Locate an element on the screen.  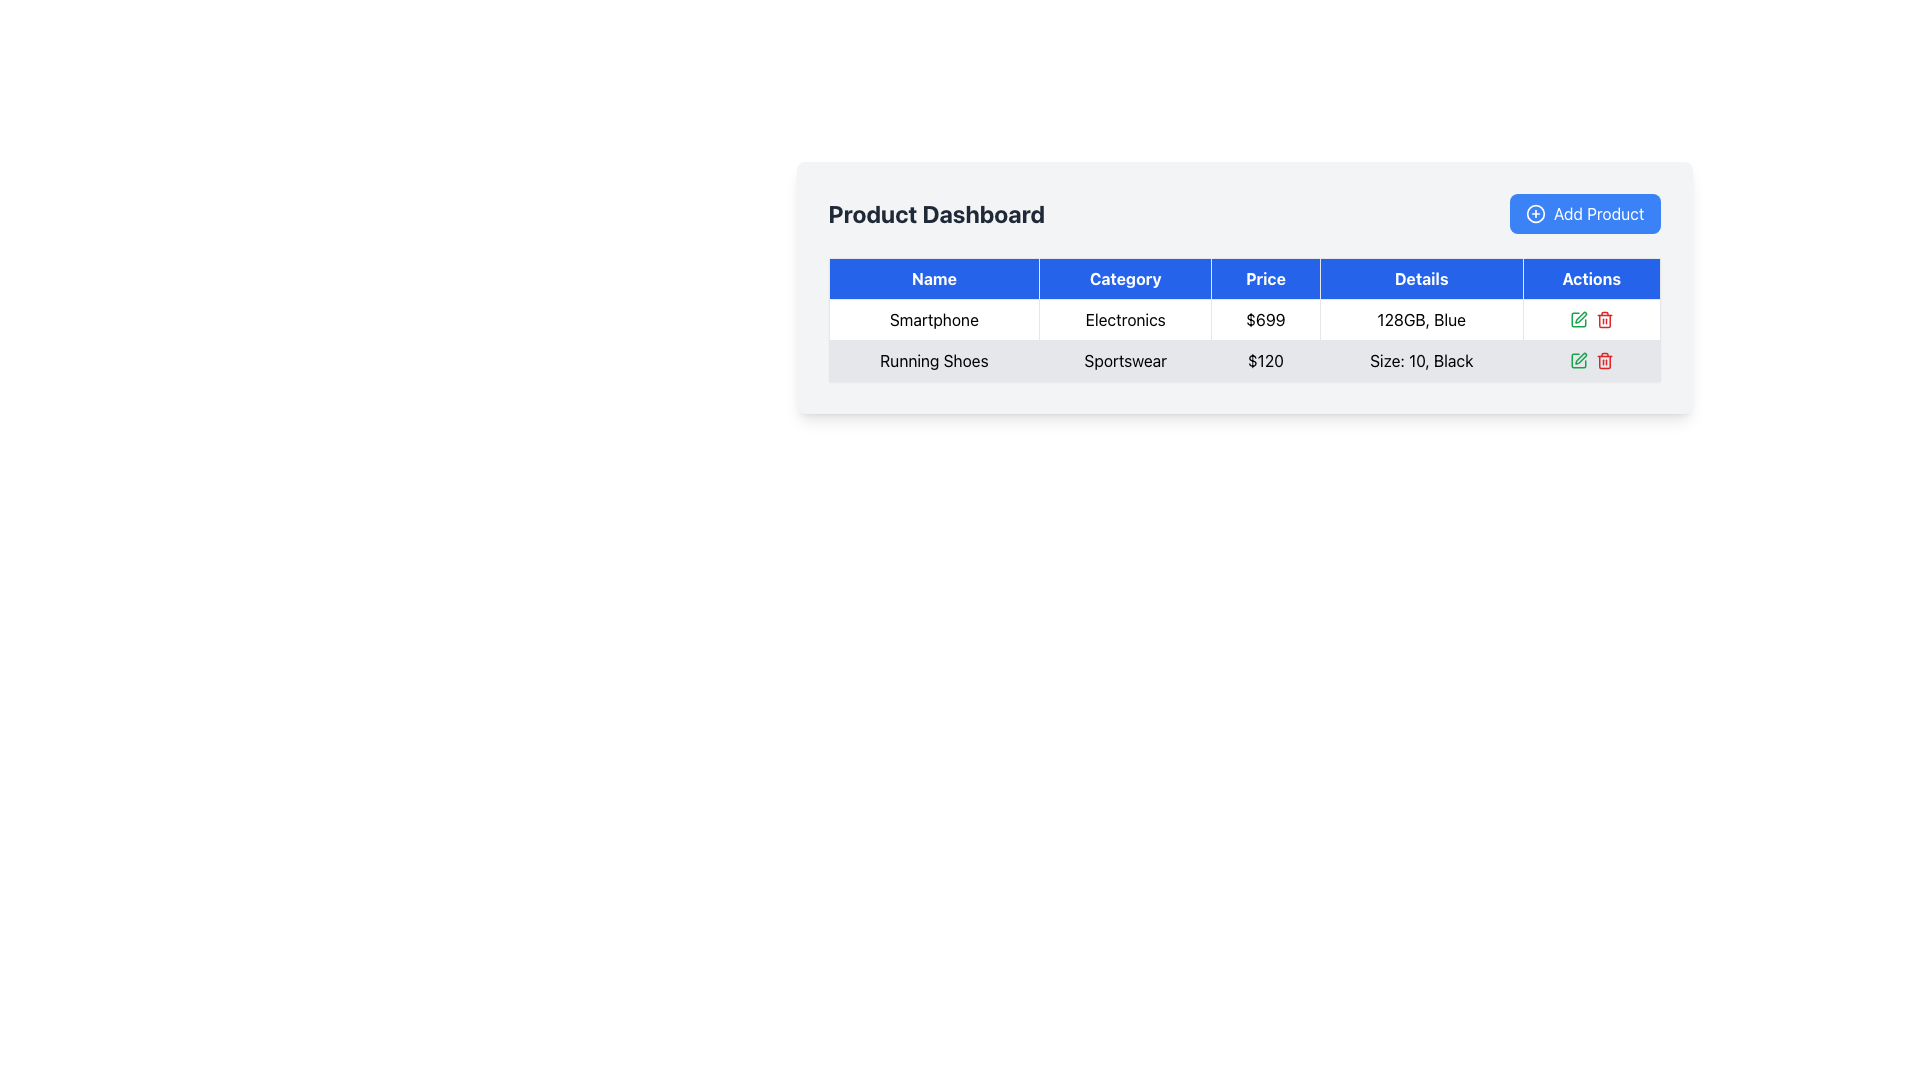
the 'Edit' icon button in the 'Actions' column for the 'Smartphone' product to change its color to a darker green is located at coordinates (1577, 319).